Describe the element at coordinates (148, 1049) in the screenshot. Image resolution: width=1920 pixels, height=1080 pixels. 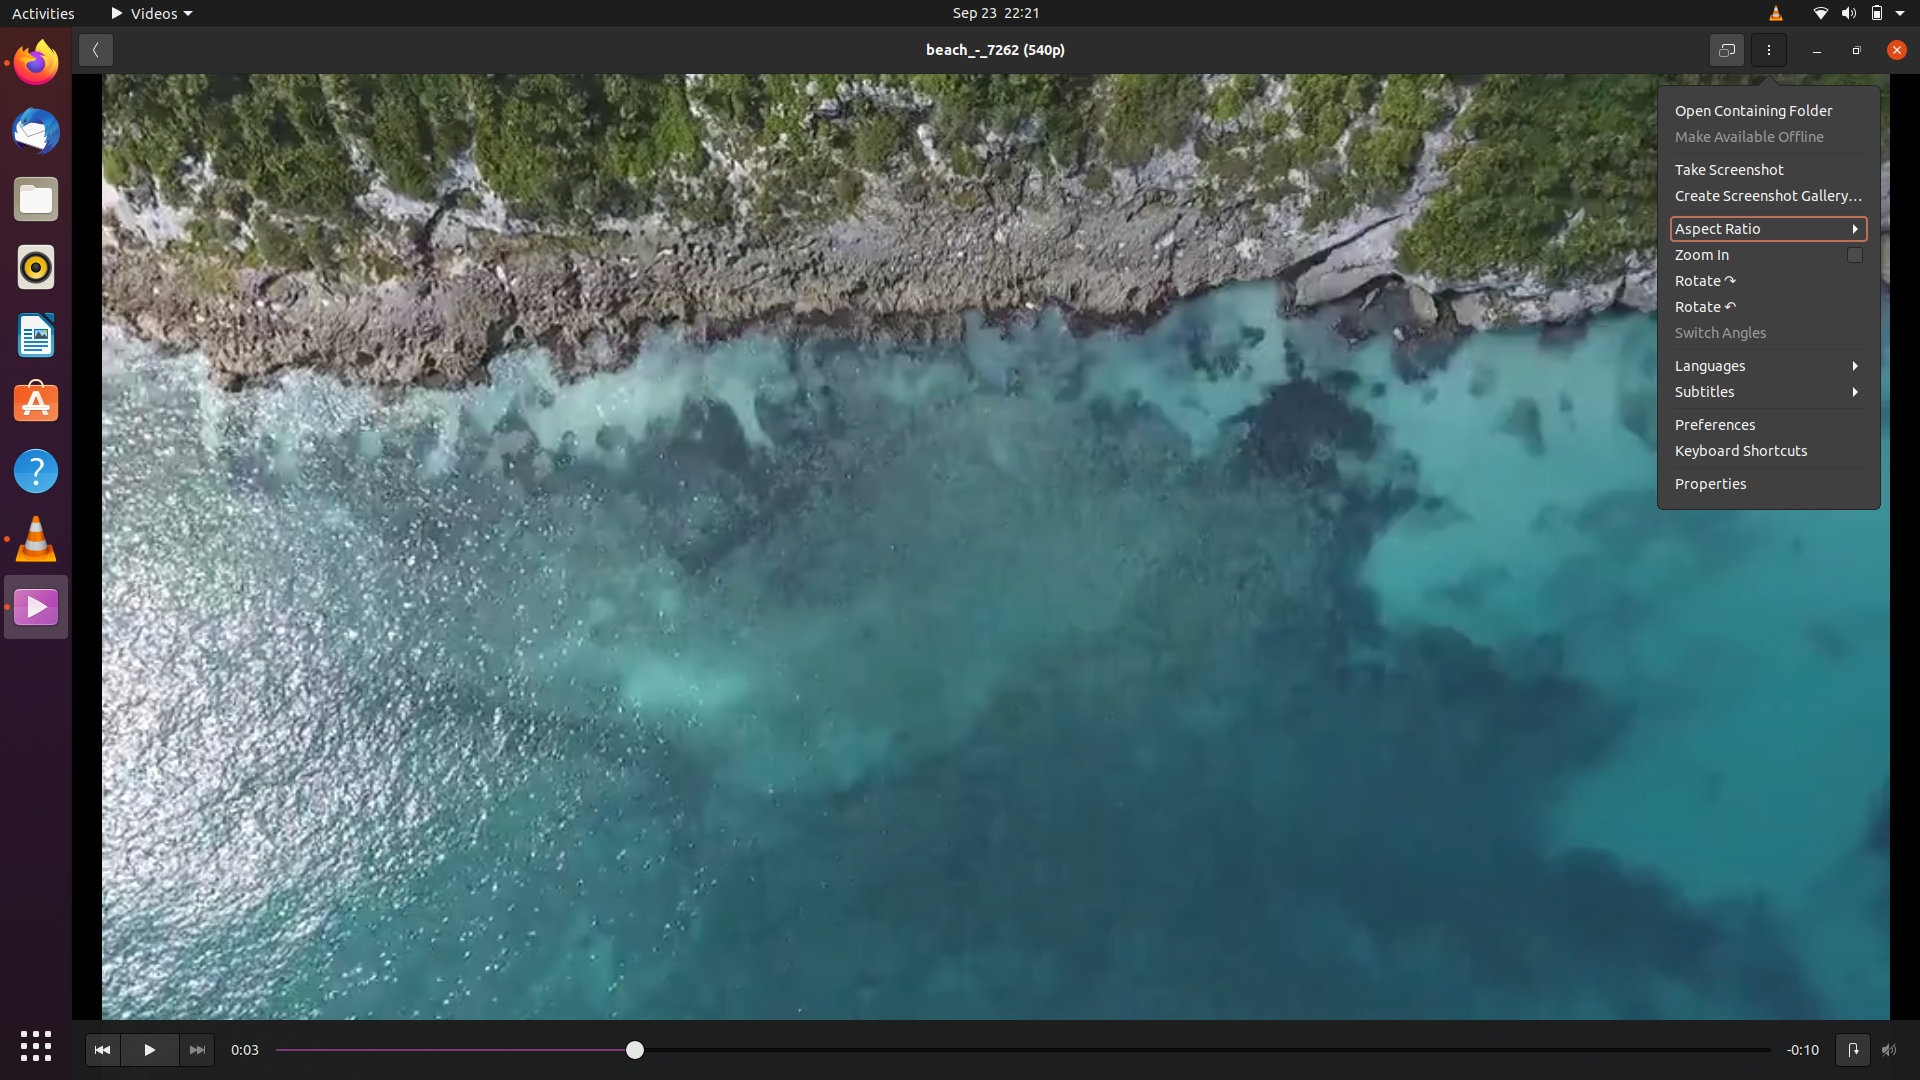
I see `Begin the video playback using mouse` at that location.